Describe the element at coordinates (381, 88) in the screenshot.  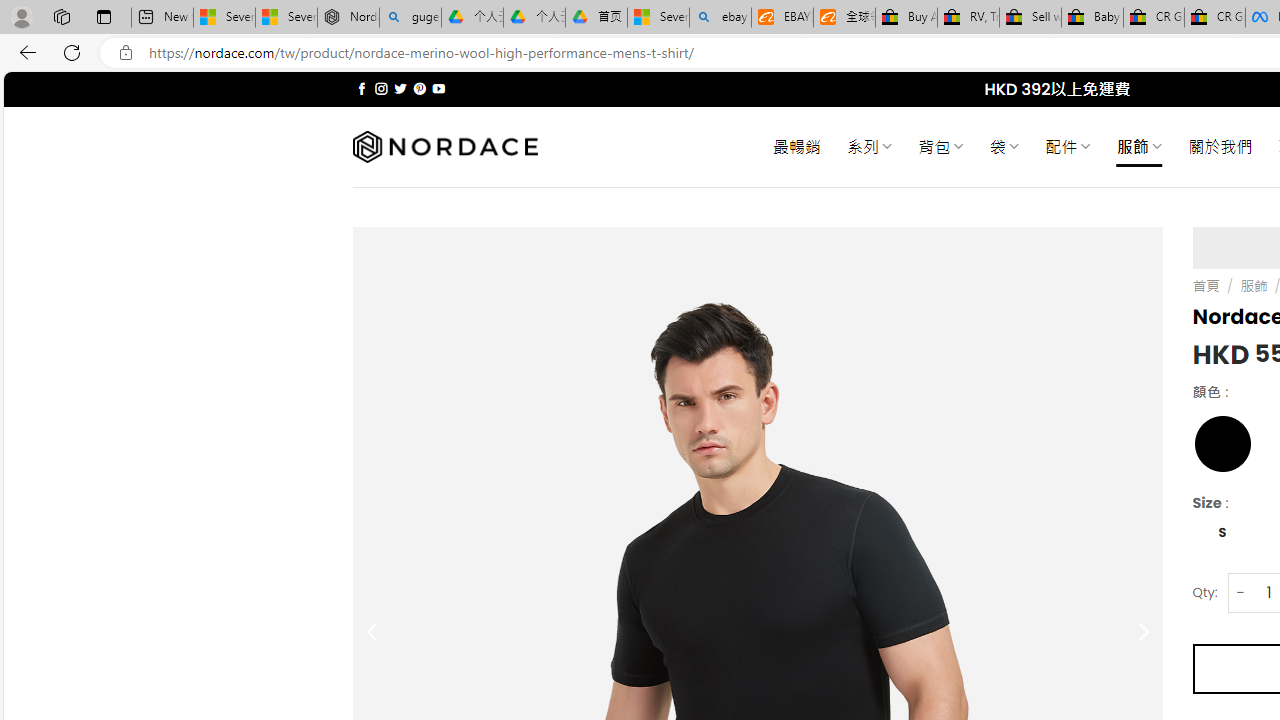
I see `'Follow on Instagram'` at that location.